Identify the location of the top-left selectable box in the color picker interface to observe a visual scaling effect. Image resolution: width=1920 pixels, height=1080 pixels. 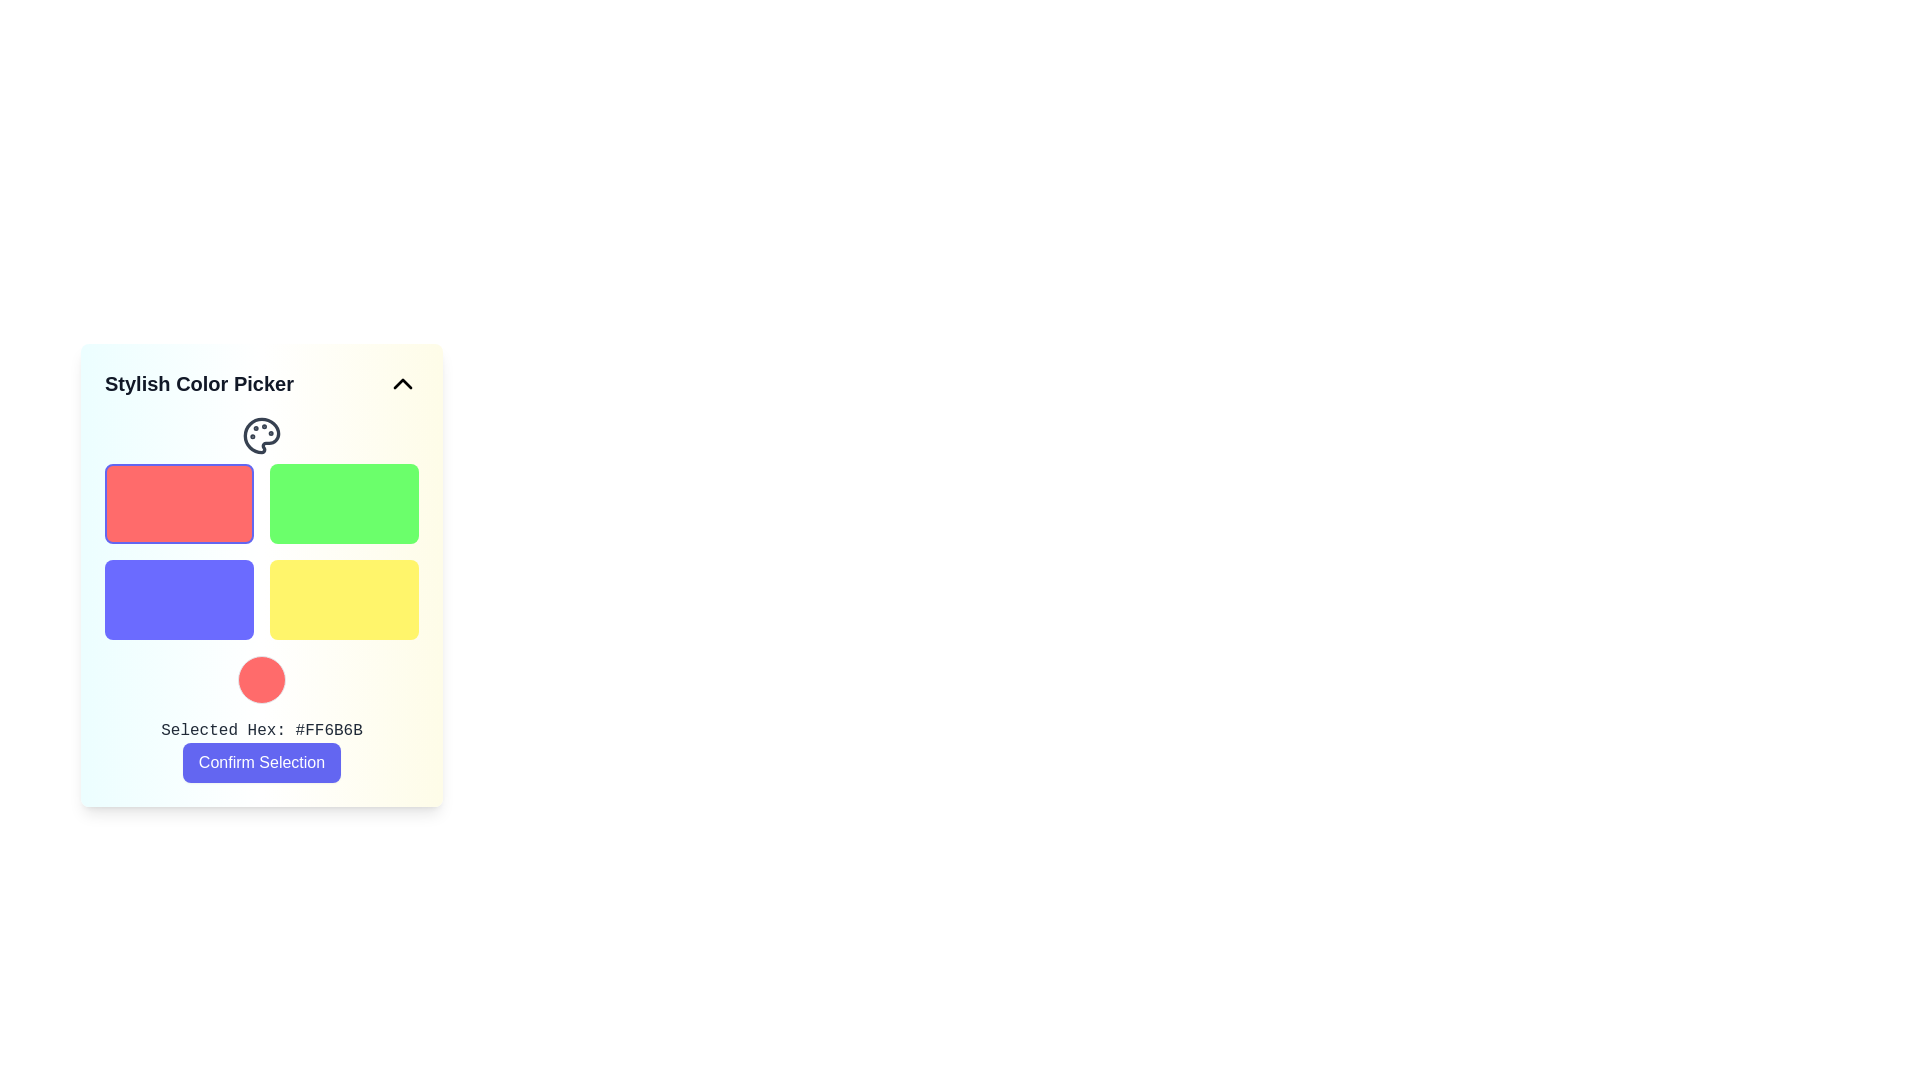
(179, 503).